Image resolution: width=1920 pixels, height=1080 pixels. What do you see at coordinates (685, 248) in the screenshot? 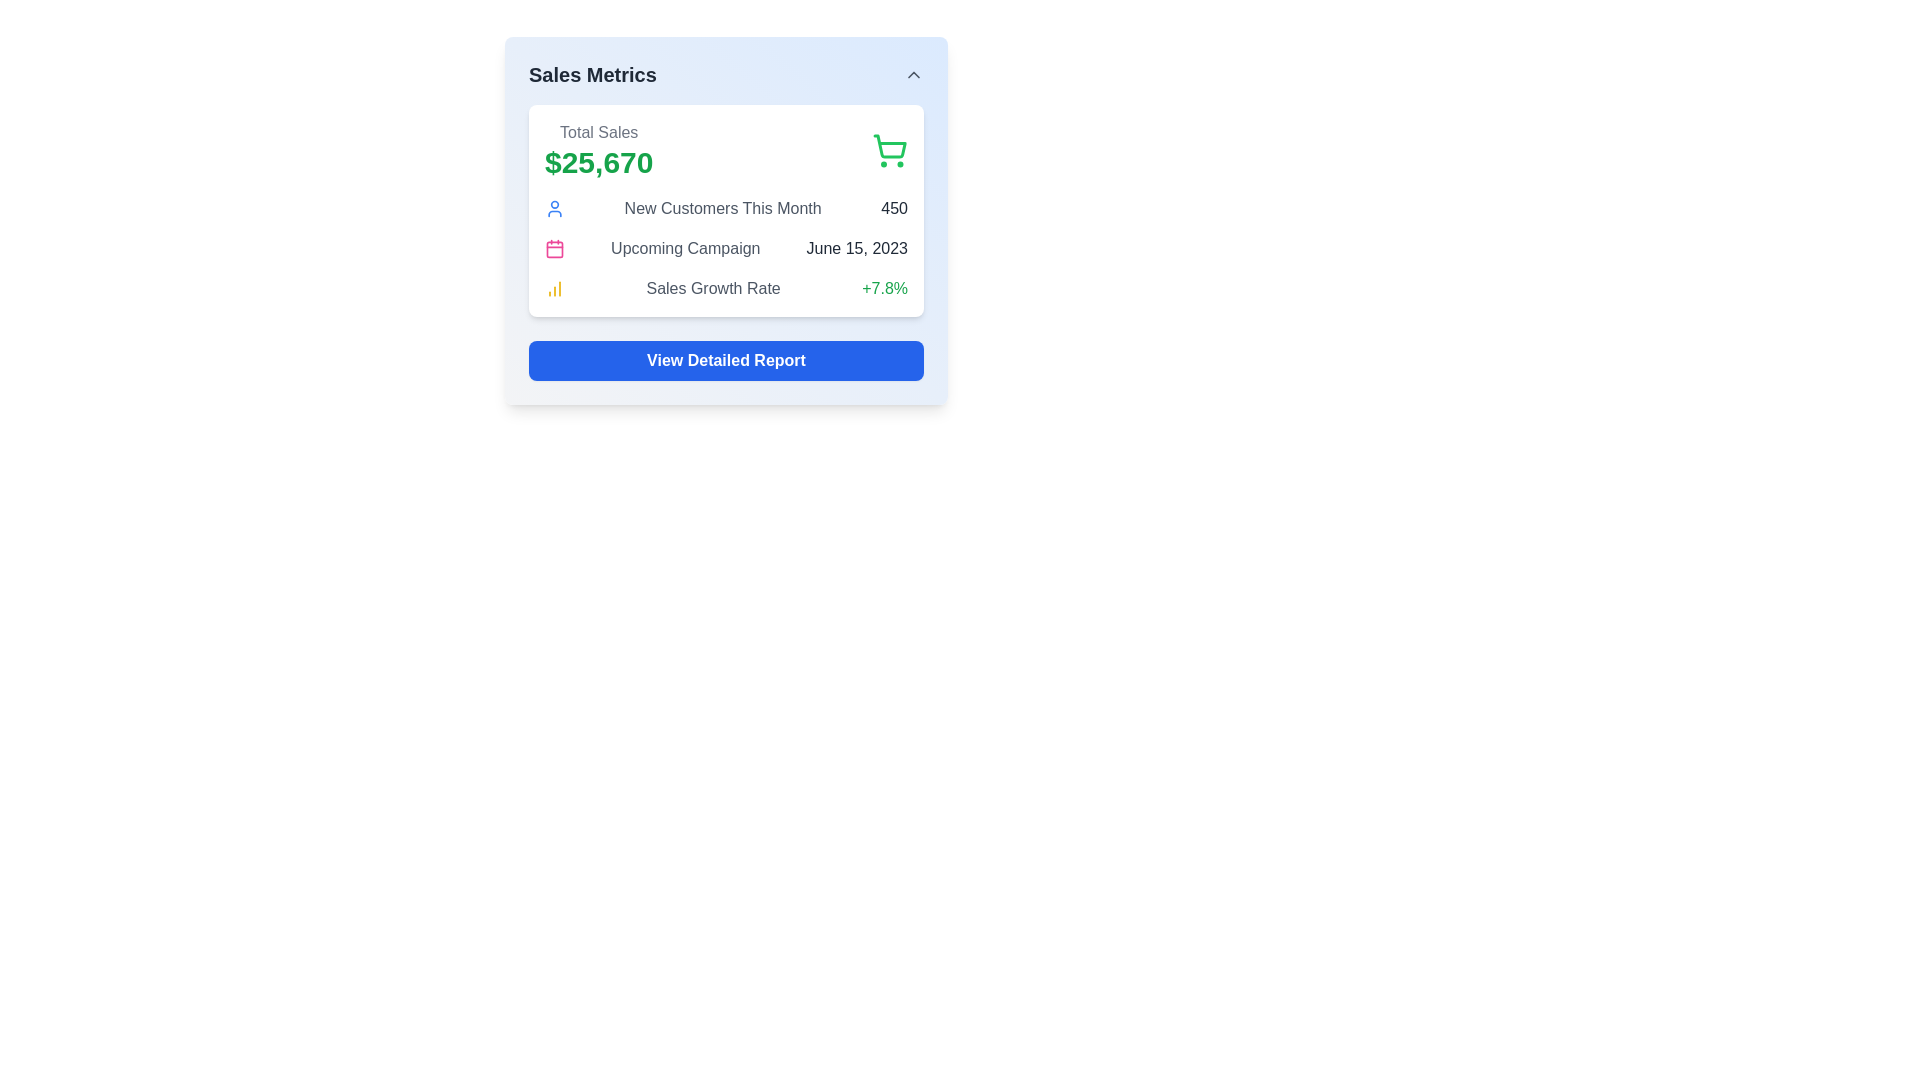
I see `the text label reading 'Upcoming Campaign' styled in gray font, which is located within the Sales Metrics card, aligned below a pink calendar icon and alongside the date 'June 15, 2023'` at bounding box center [685, 248].